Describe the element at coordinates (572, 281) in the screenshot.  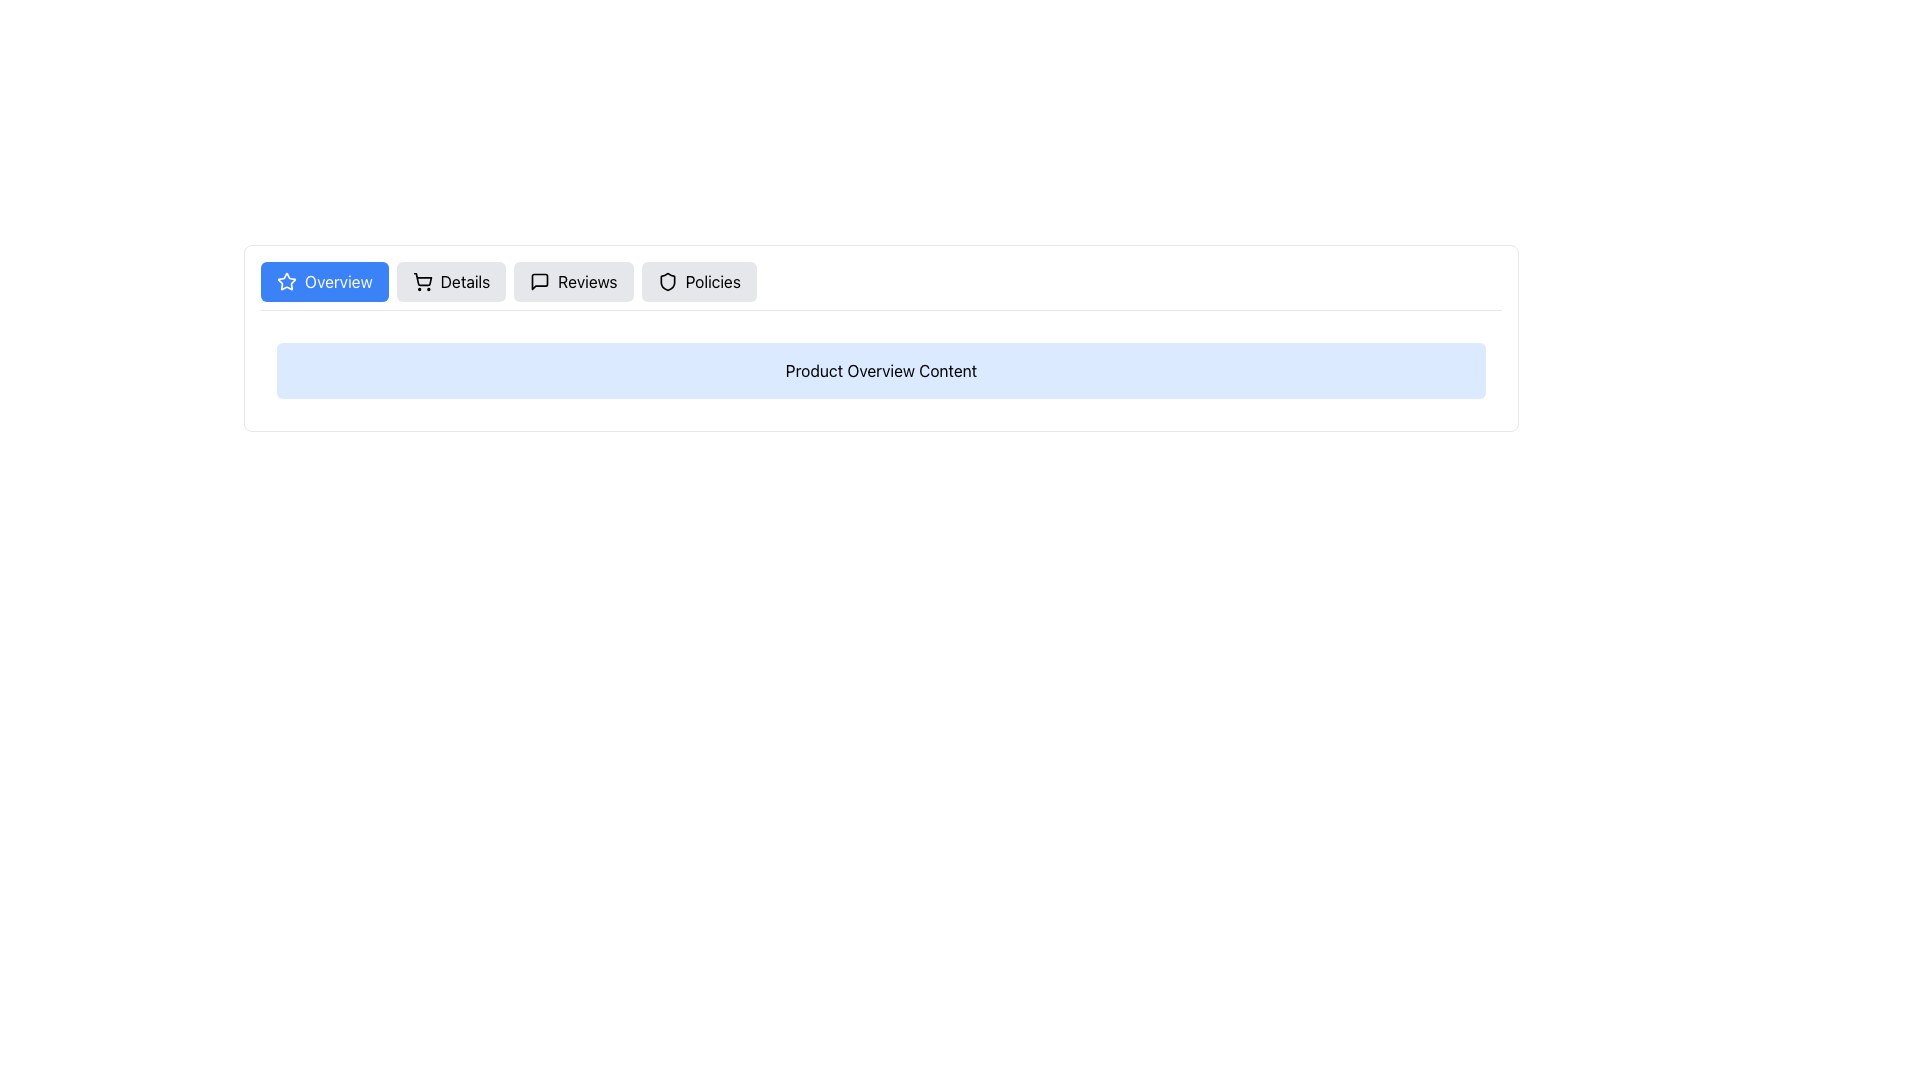
I see `the 'Reviews' navigation button located between the 'Details' and 'Policies' buttons to observe the hover effects` at that location.